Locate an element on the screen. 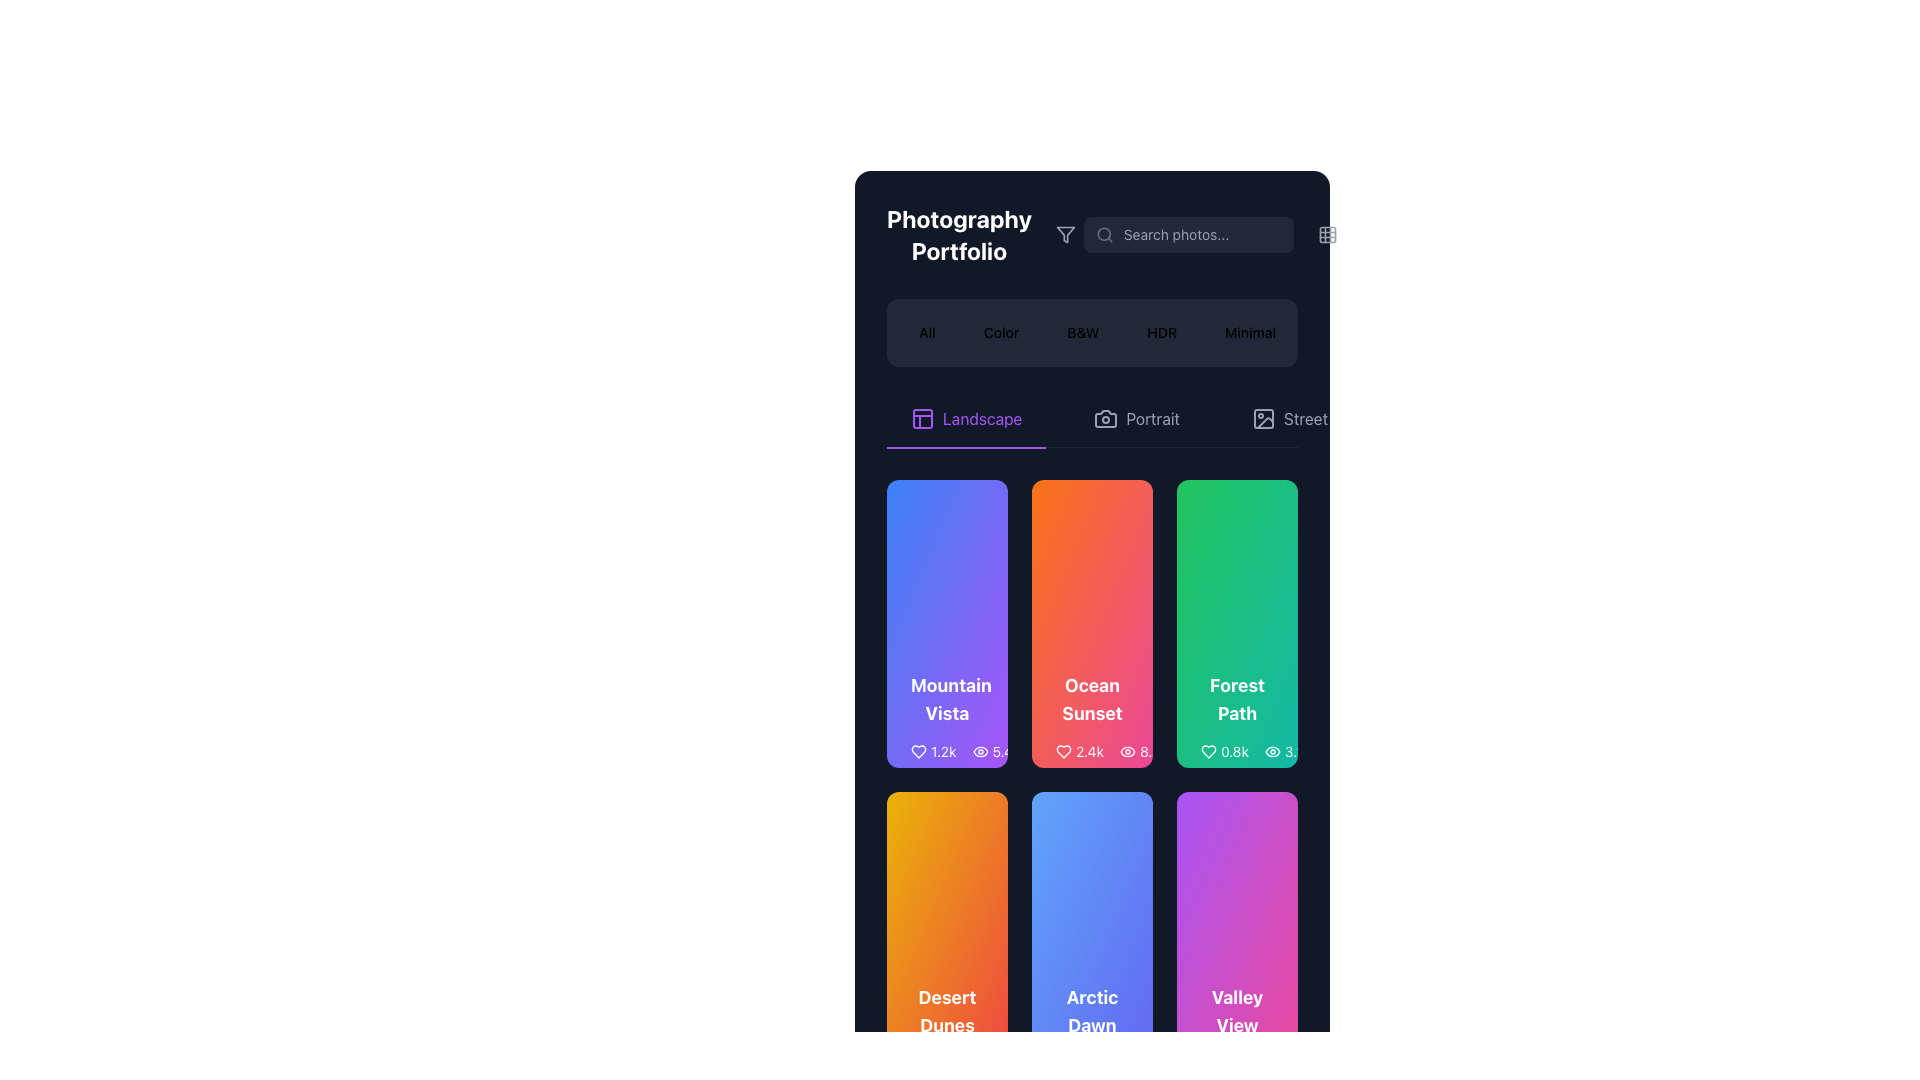 The height and width of the screenshot is (1080, 1920). the search icon located within the 'Photography Portfolio' heading with a search bar to initiate a search is located at coordinates (1091, 234).